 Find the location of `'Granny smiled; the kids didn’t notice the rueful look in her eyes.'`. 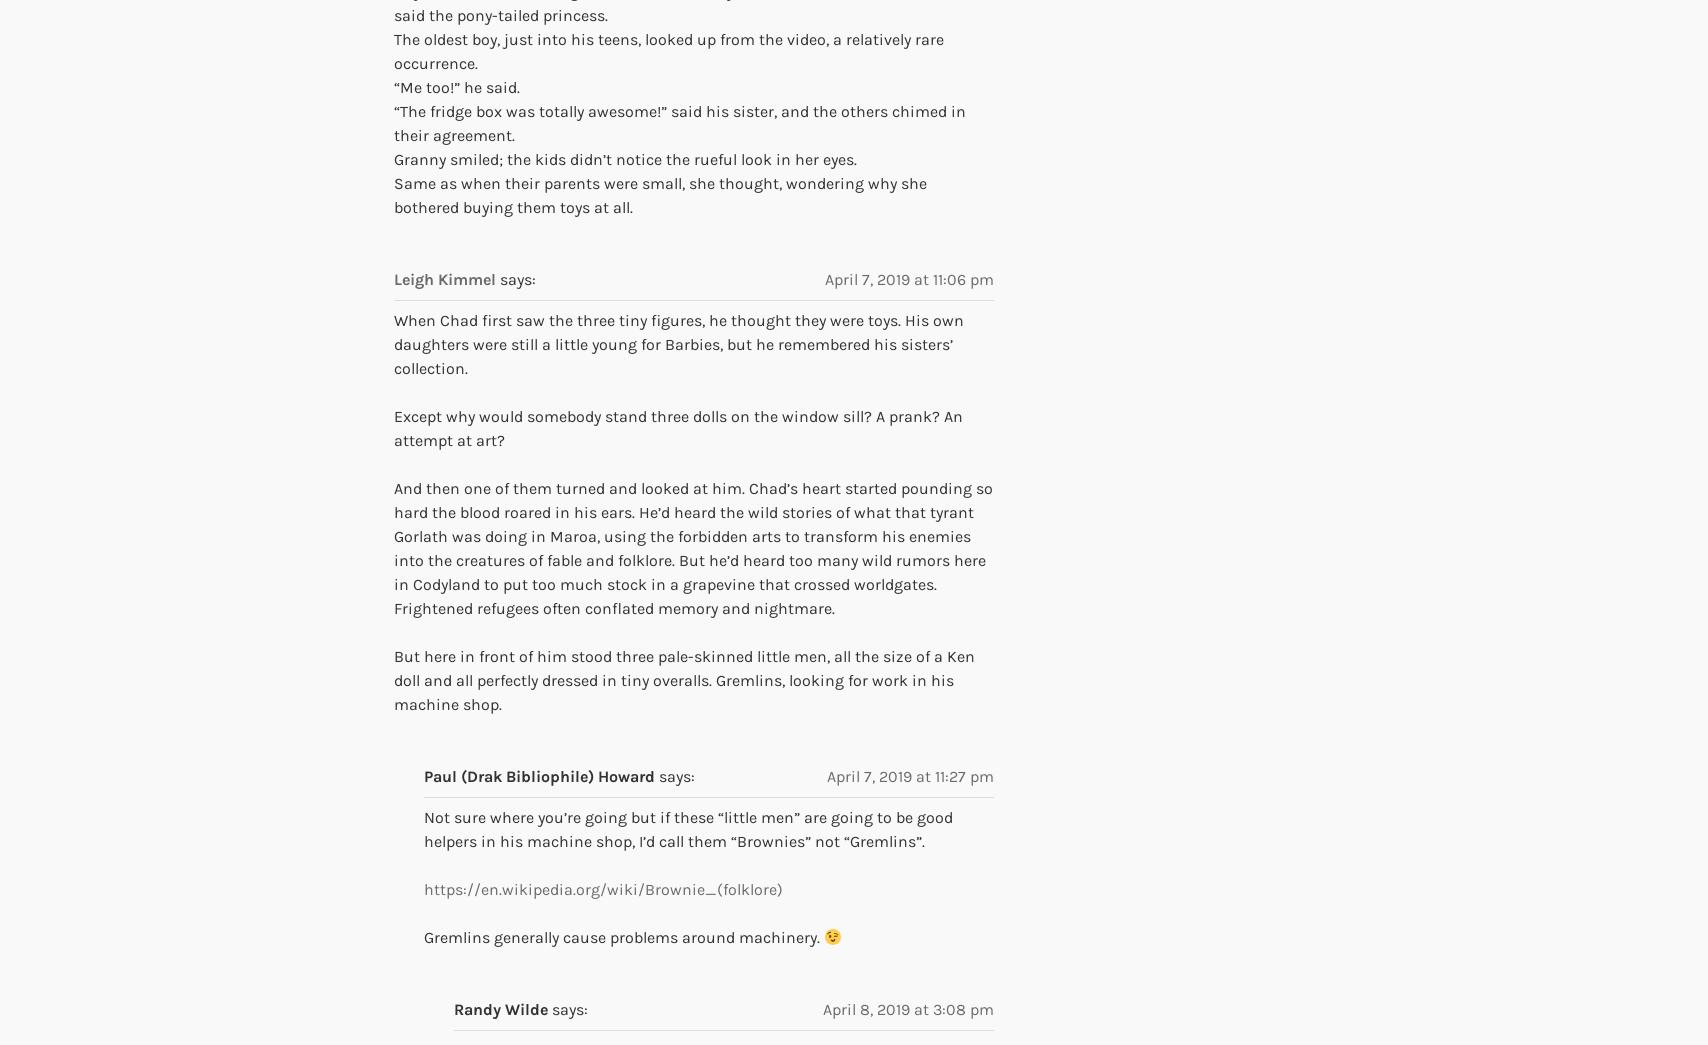

'Granny smiled; the kids didn’t notice the rueful look in her eyes.' is located at coordinates (394, 158).